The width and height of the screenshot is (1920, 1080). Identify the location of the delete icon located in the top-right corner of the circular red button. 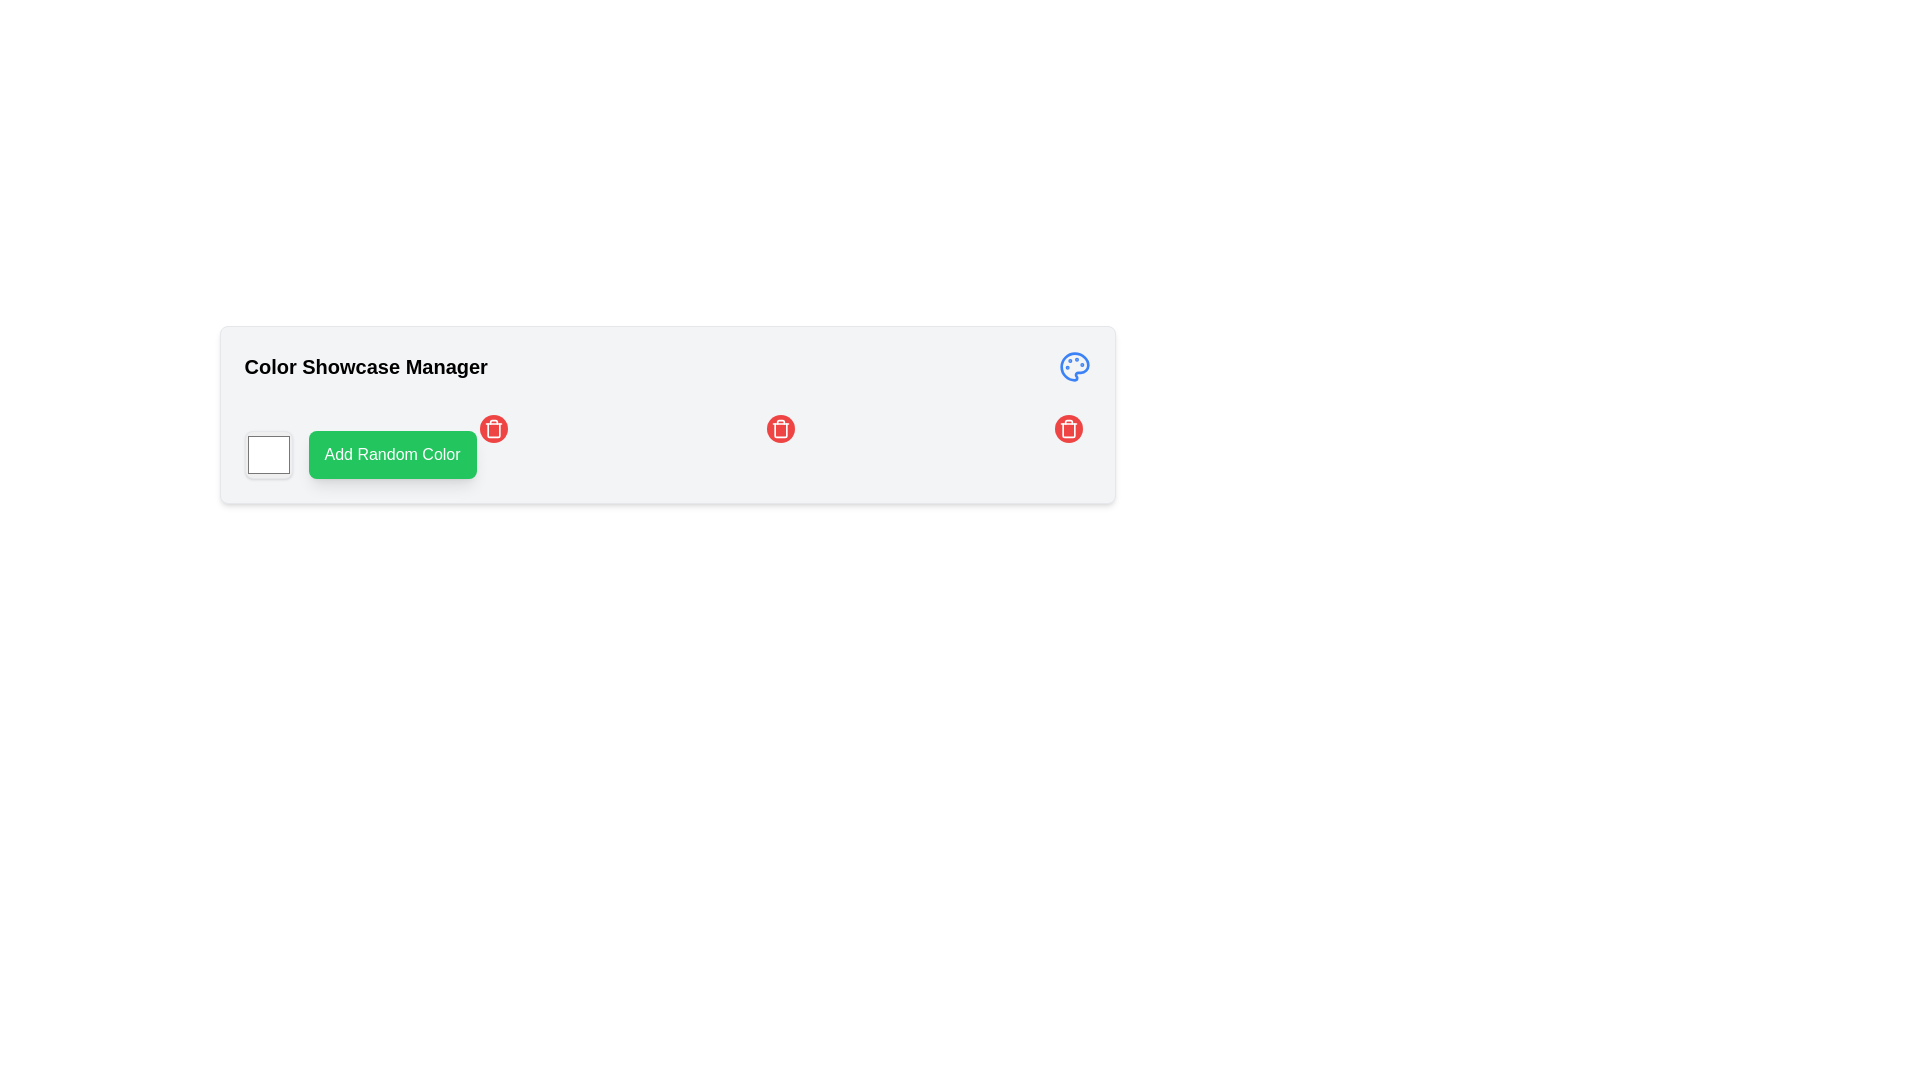
(1067, 427).